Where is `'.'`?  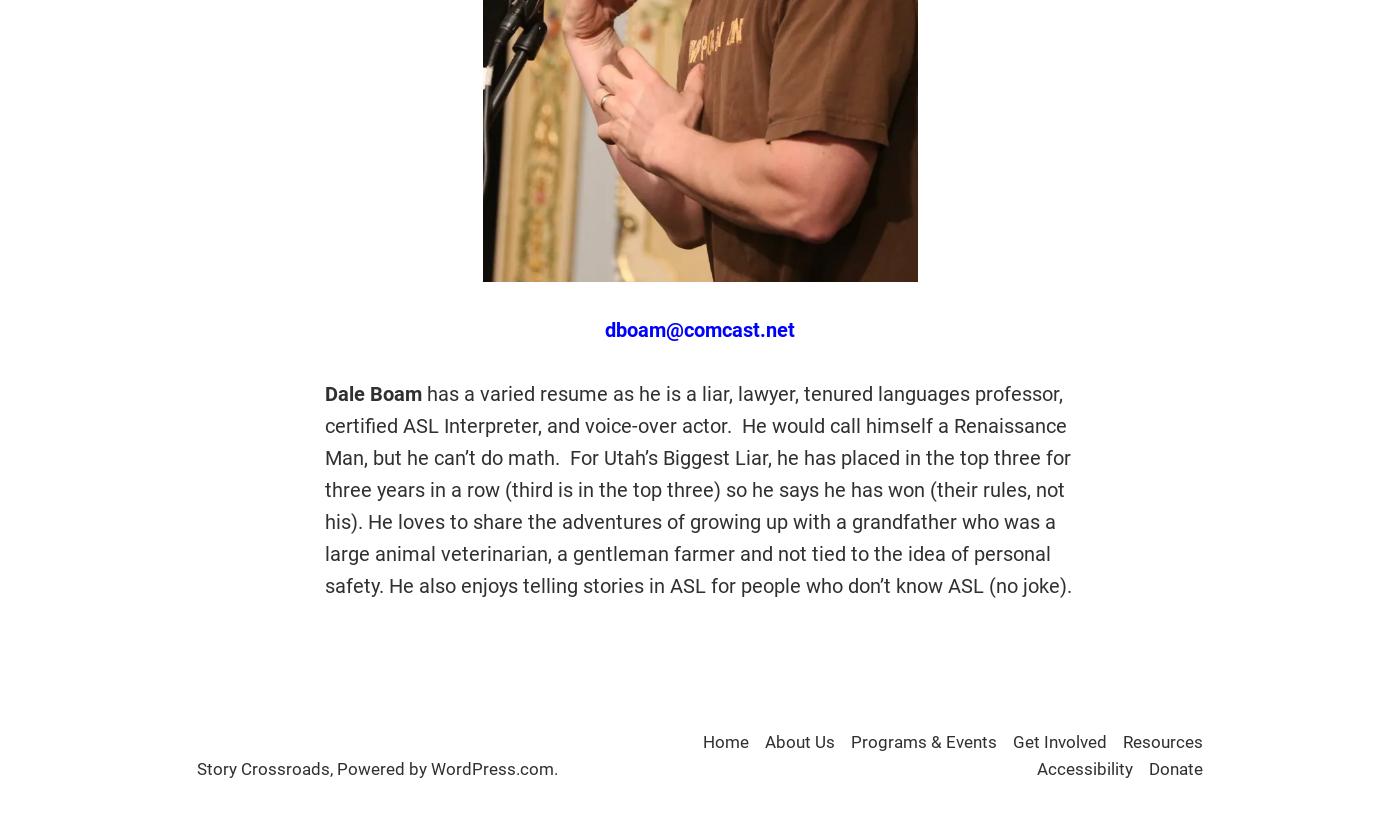 '.' is located at coordinates (553, 768).